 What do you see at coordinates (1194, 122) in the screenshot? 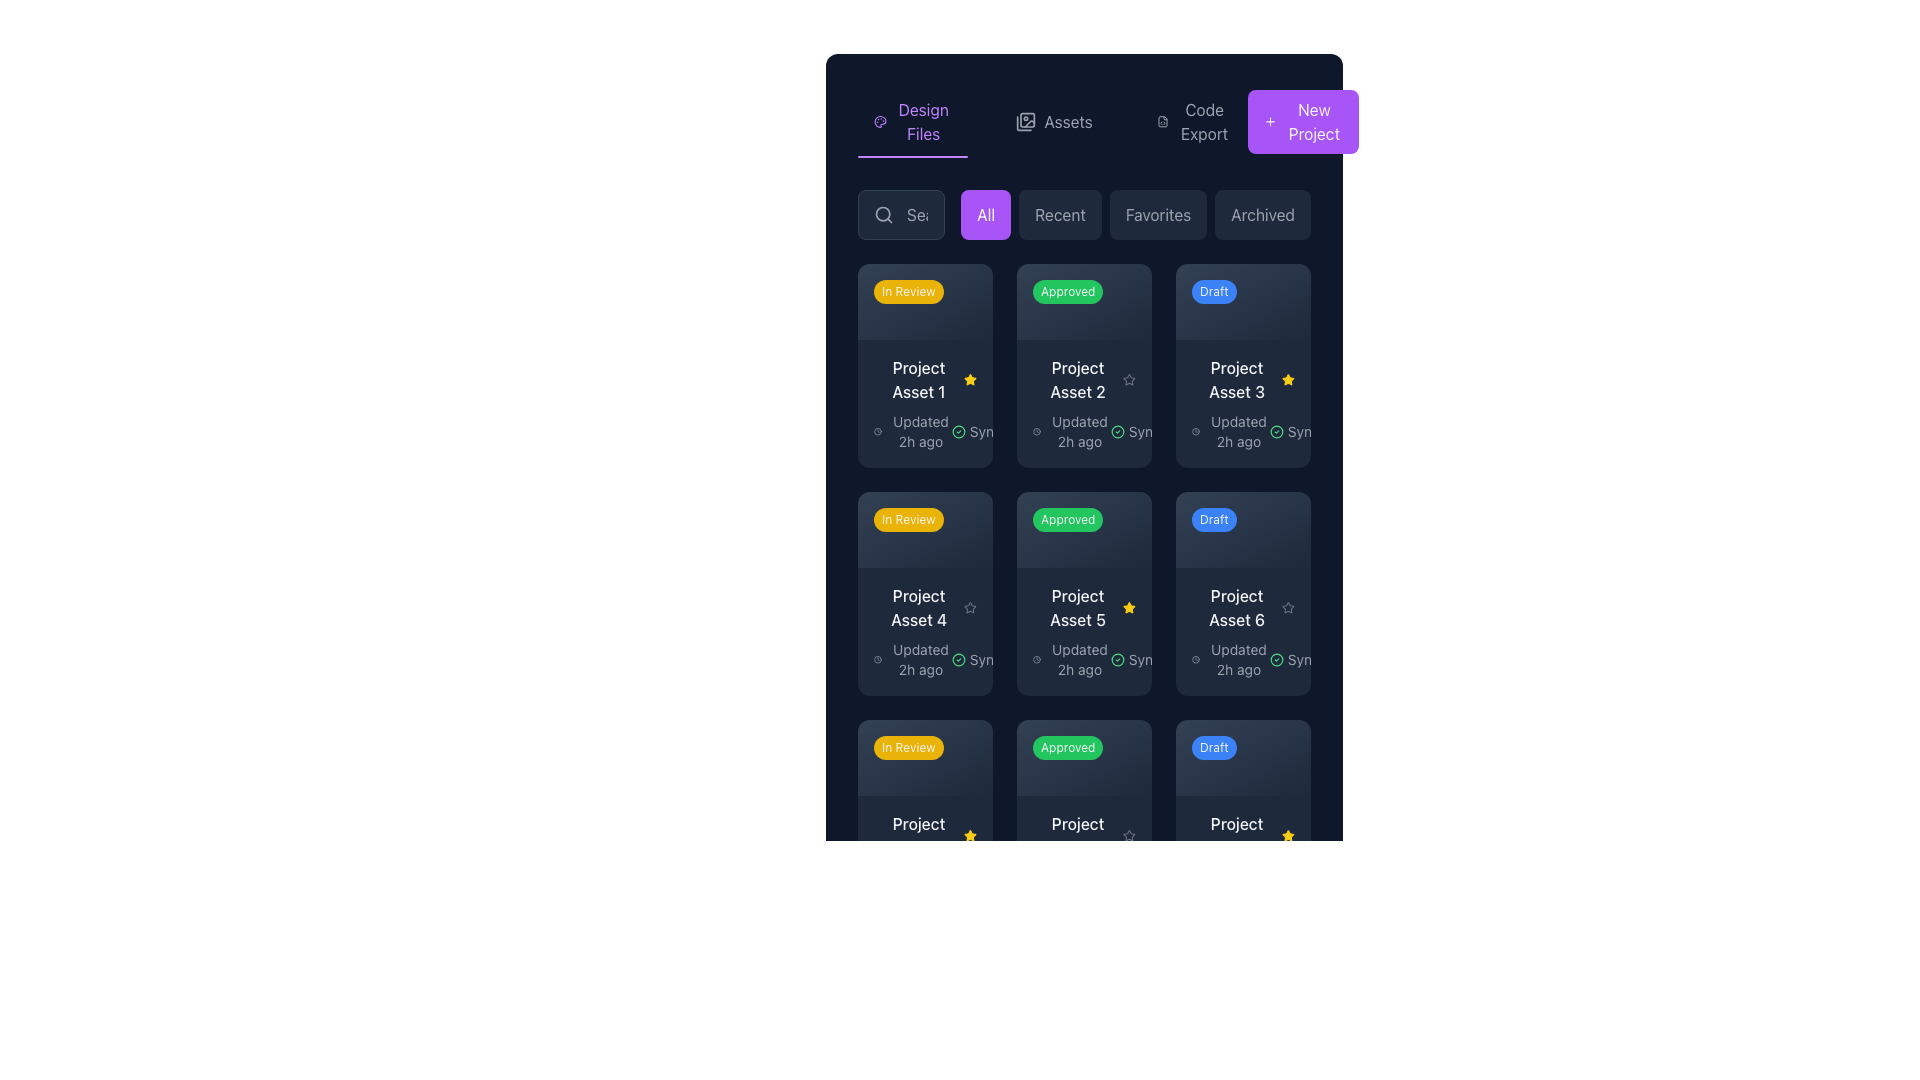
I see `the third navigation element in the top header section` at bounding box center [1194, 122].